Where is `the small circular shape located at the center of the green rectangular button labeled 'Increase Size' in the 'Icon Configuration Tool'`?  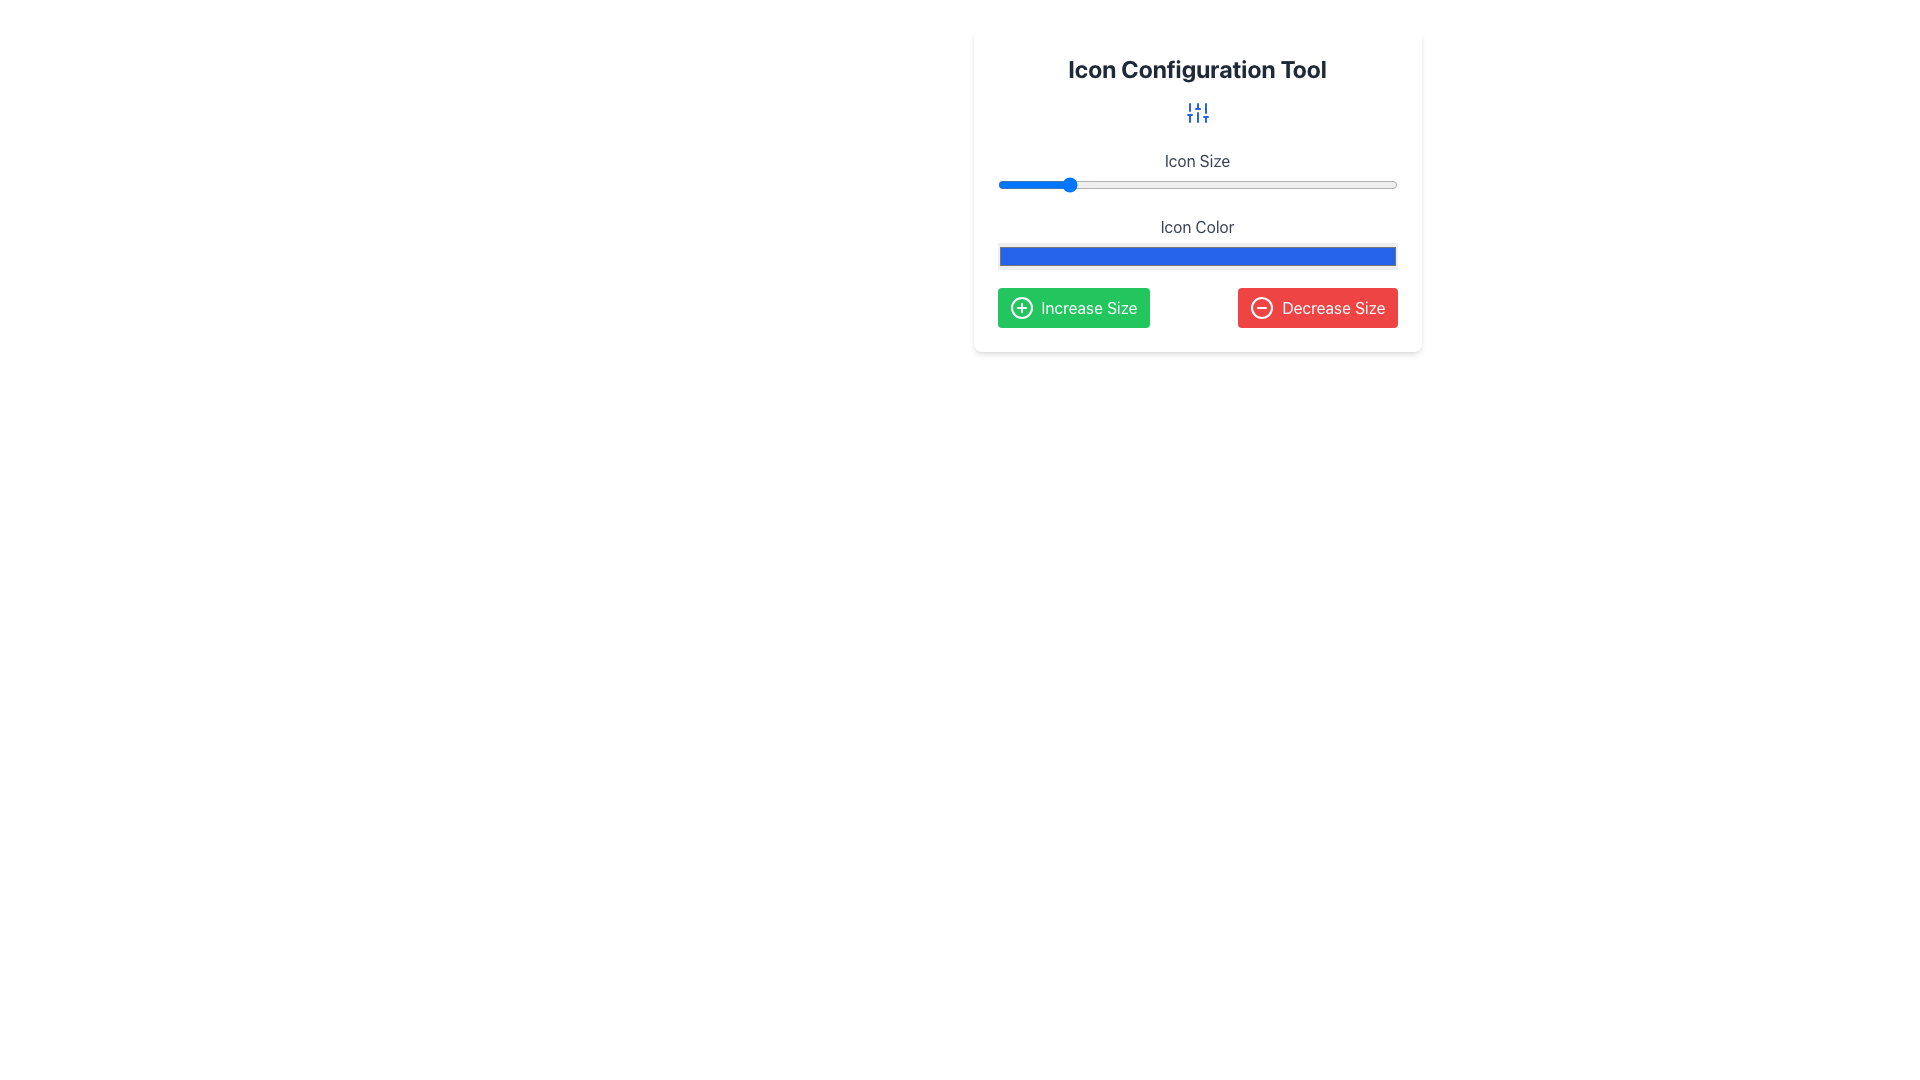 the small circular shape located at the center of the green rectangular button labeled 'Increase Size' in the 'Icon Configuration Tool' is located at coordinates (1021, 308).